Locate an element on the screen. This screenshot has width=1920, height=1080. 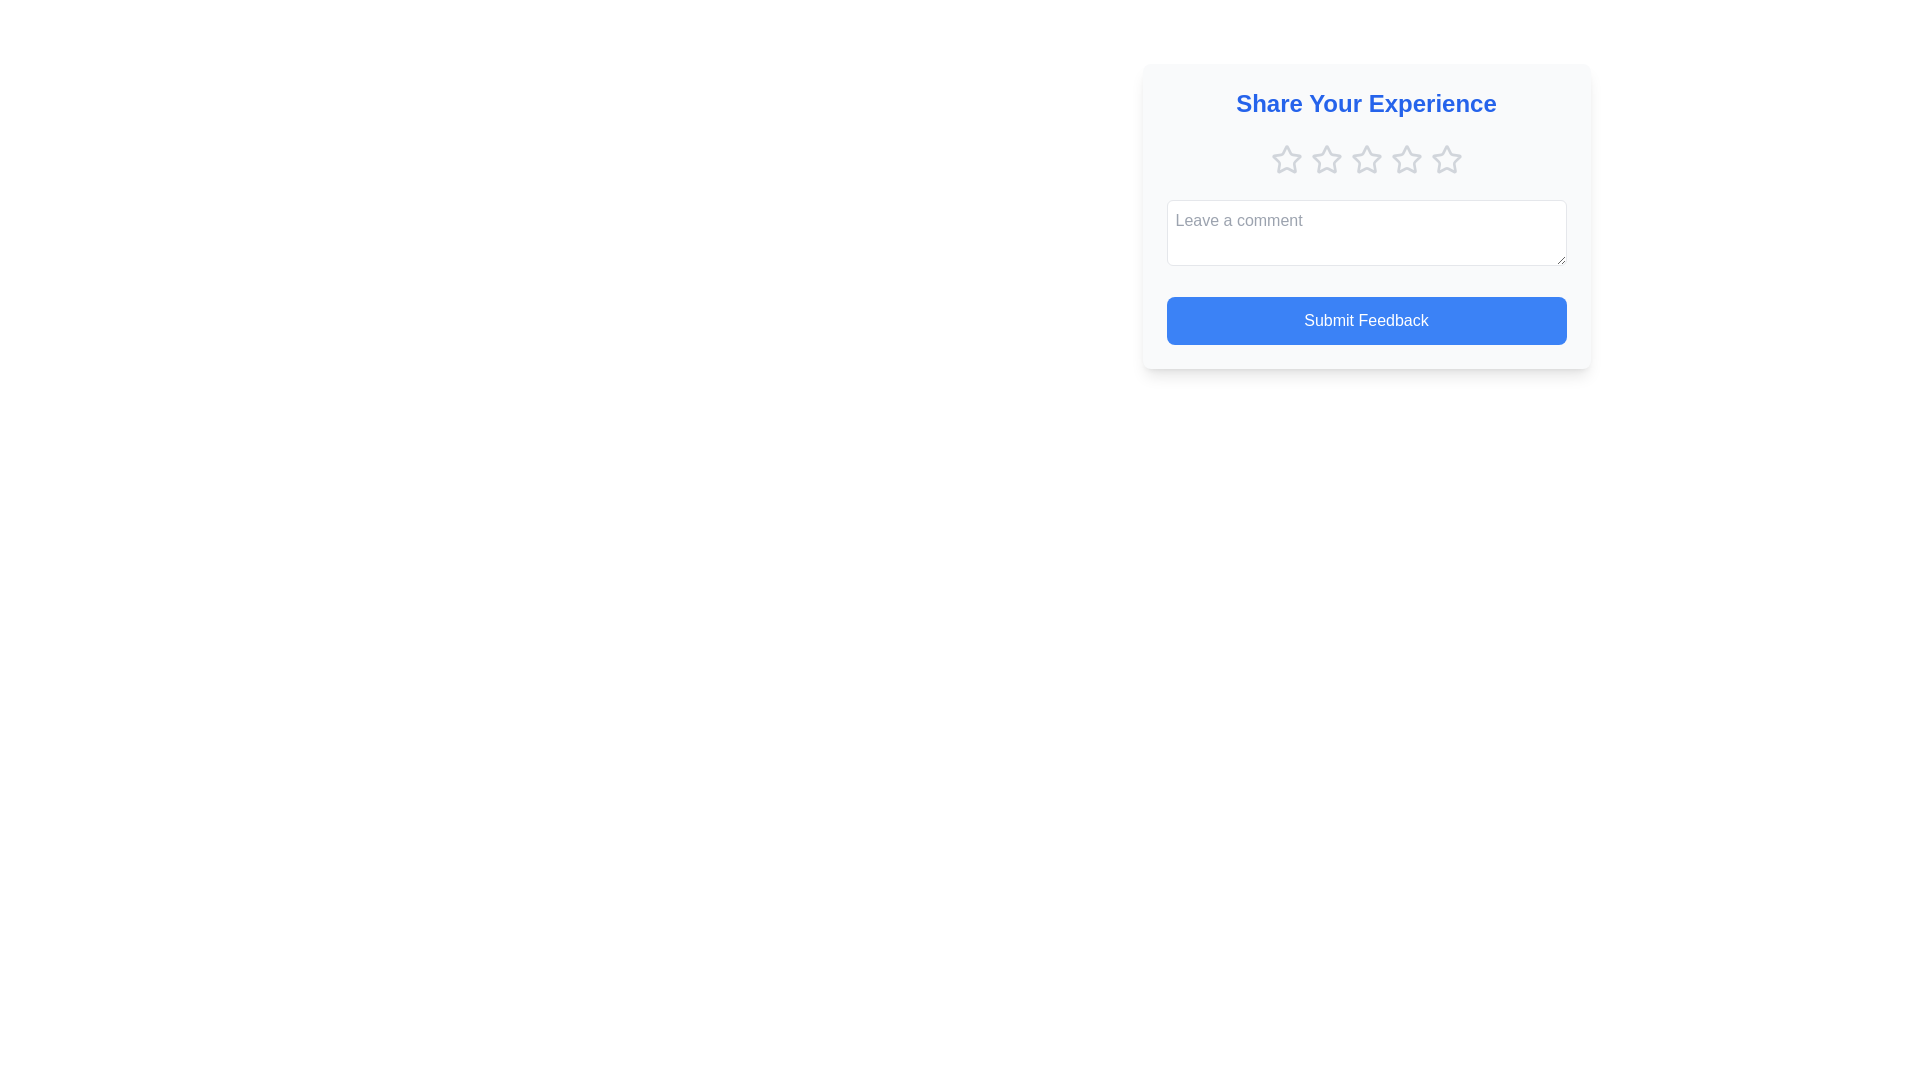
the first rating star icon to assign a rating value of one out of five, located near the top-left of the comment input box in the feedback form is located at coordinates (1286, 158).